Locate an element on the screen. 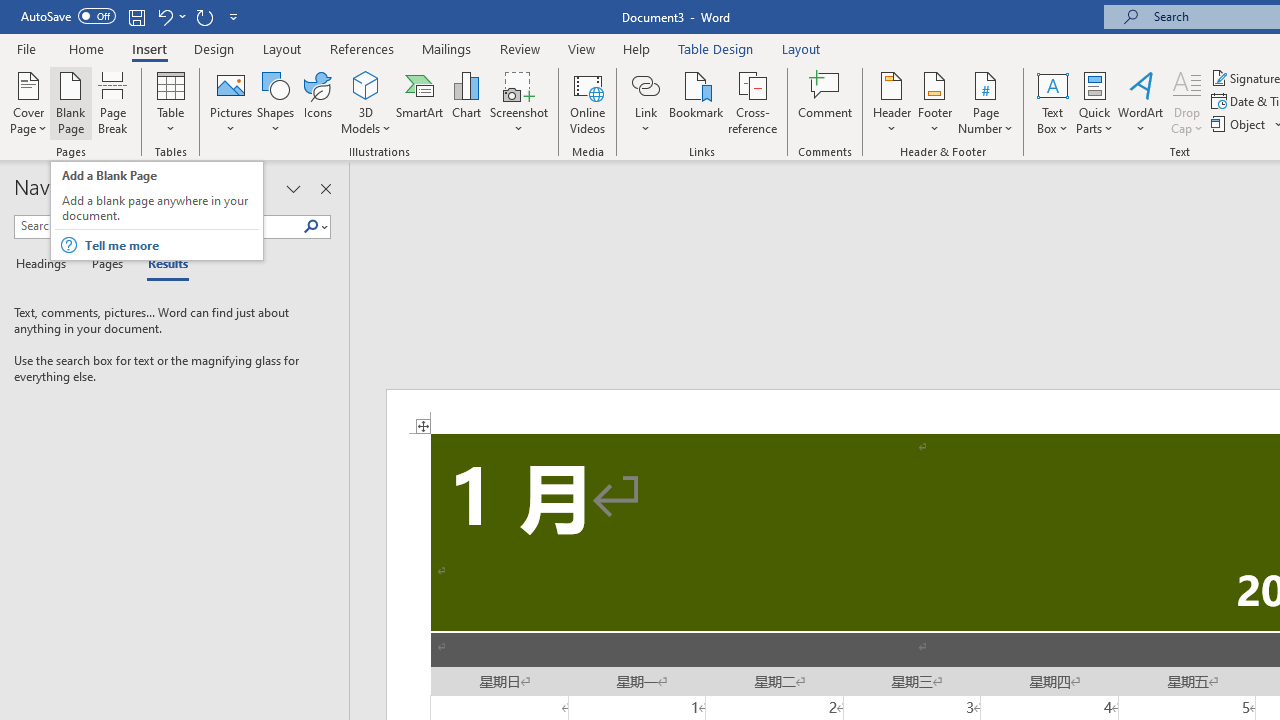  'Screenshot' is located at coordinates (519, 103).